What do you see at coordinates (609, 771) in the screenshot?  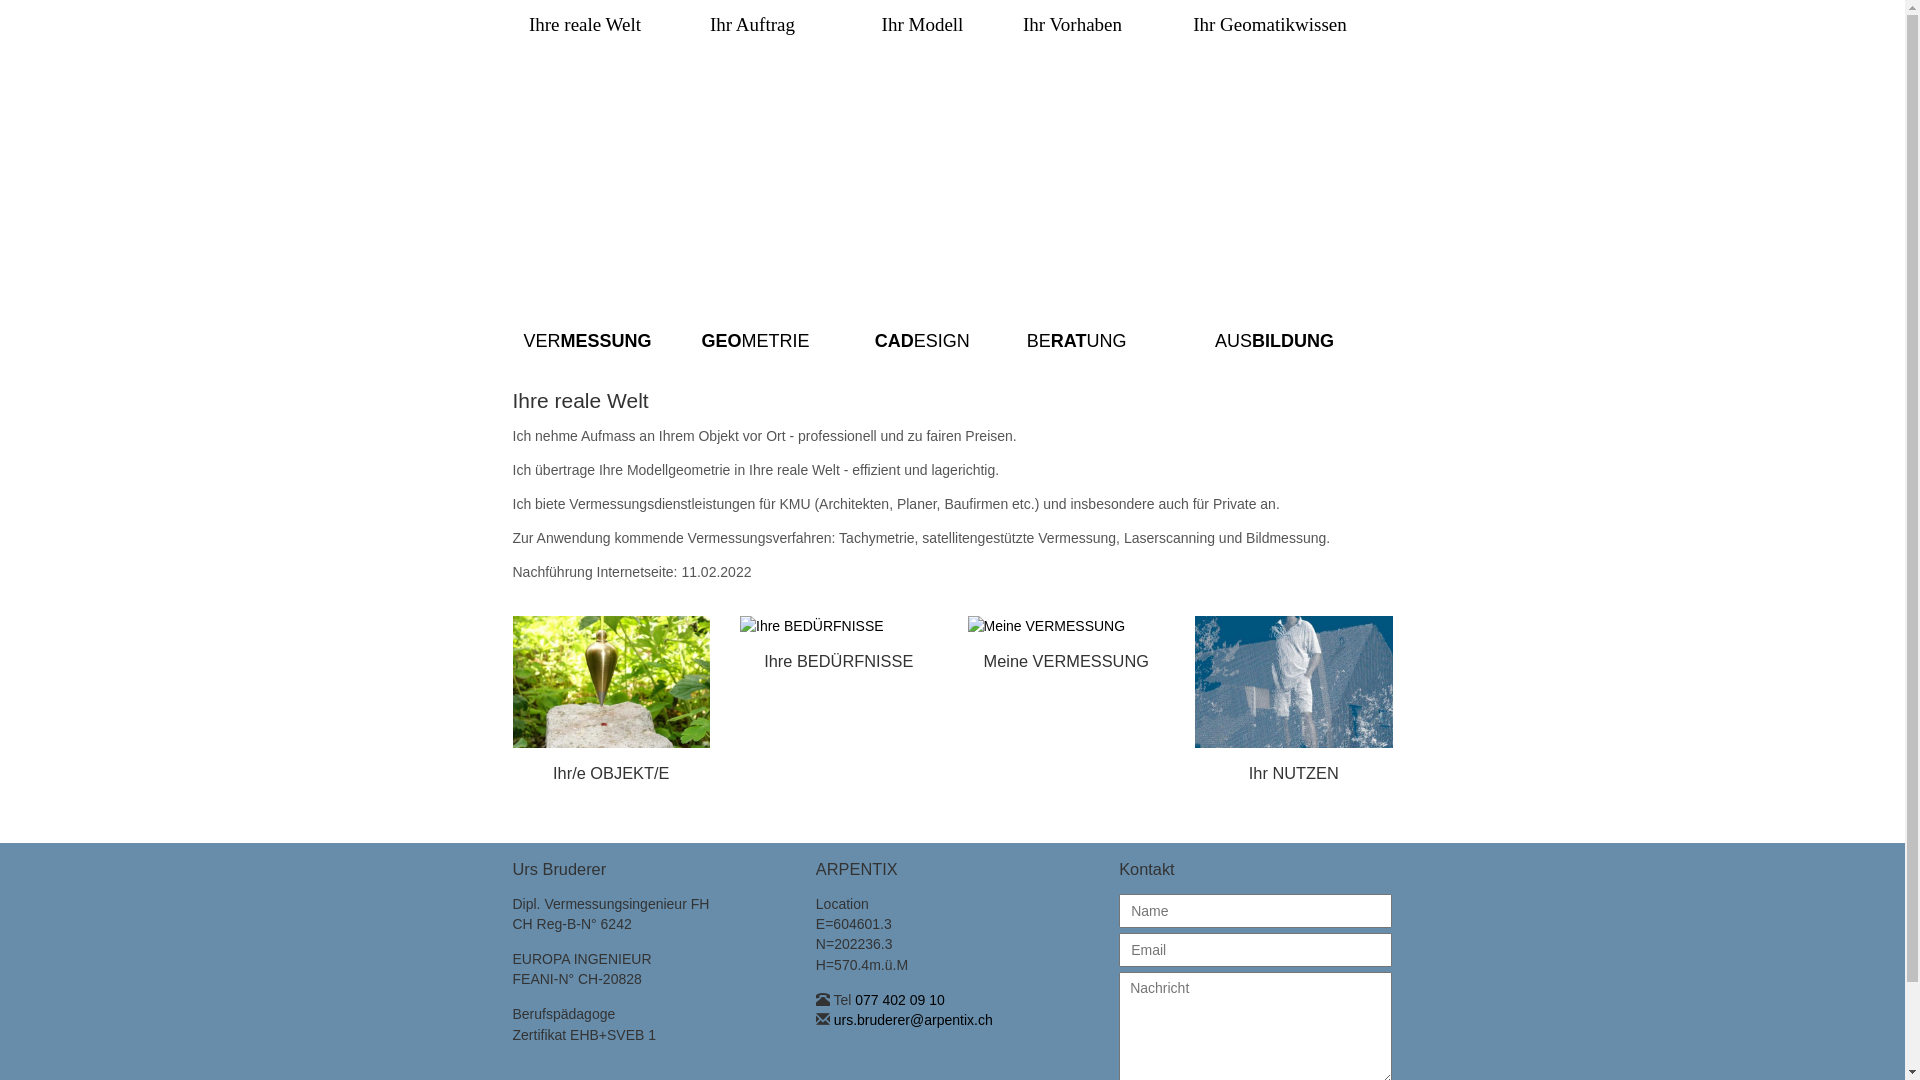 I see `'Ihr/e OBJEKT/E'` at bounding box center [609, 771].